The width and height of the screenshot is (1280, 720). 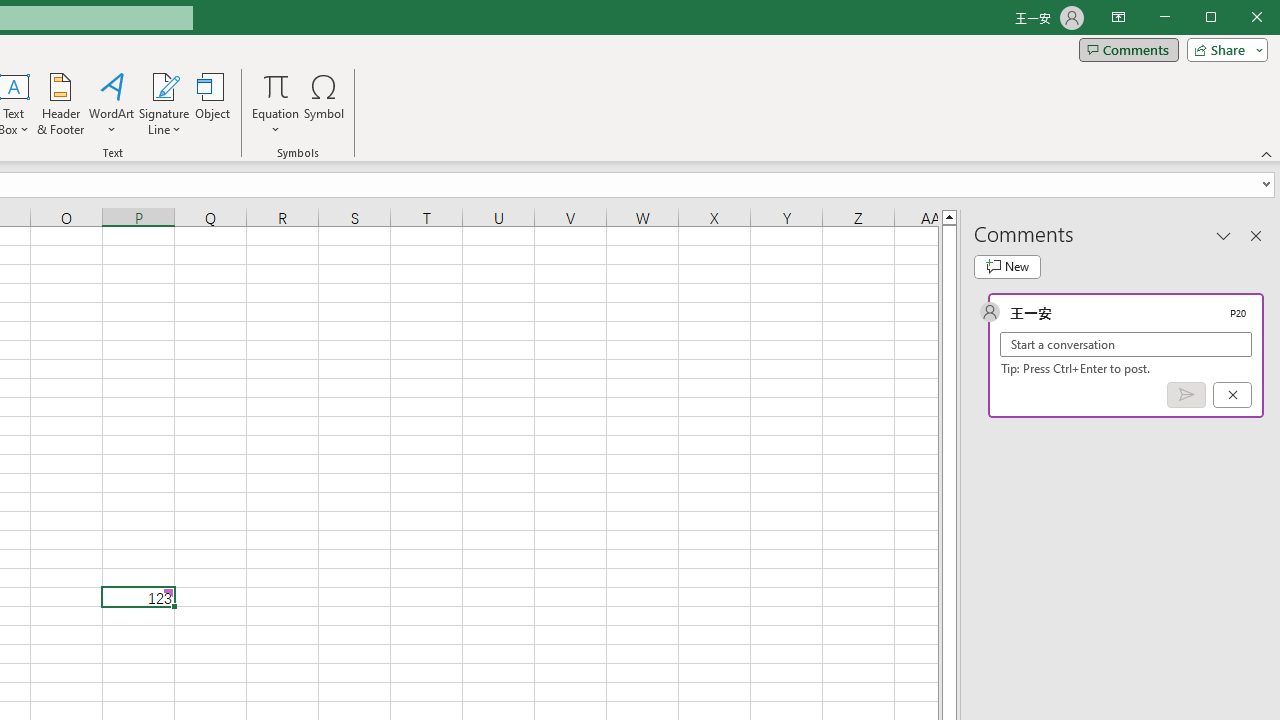 What do you see at coordinates (1266, 153) in the screenshot?
I see `'Collapse the Ribbon'` at bounding box center [1266, 153].